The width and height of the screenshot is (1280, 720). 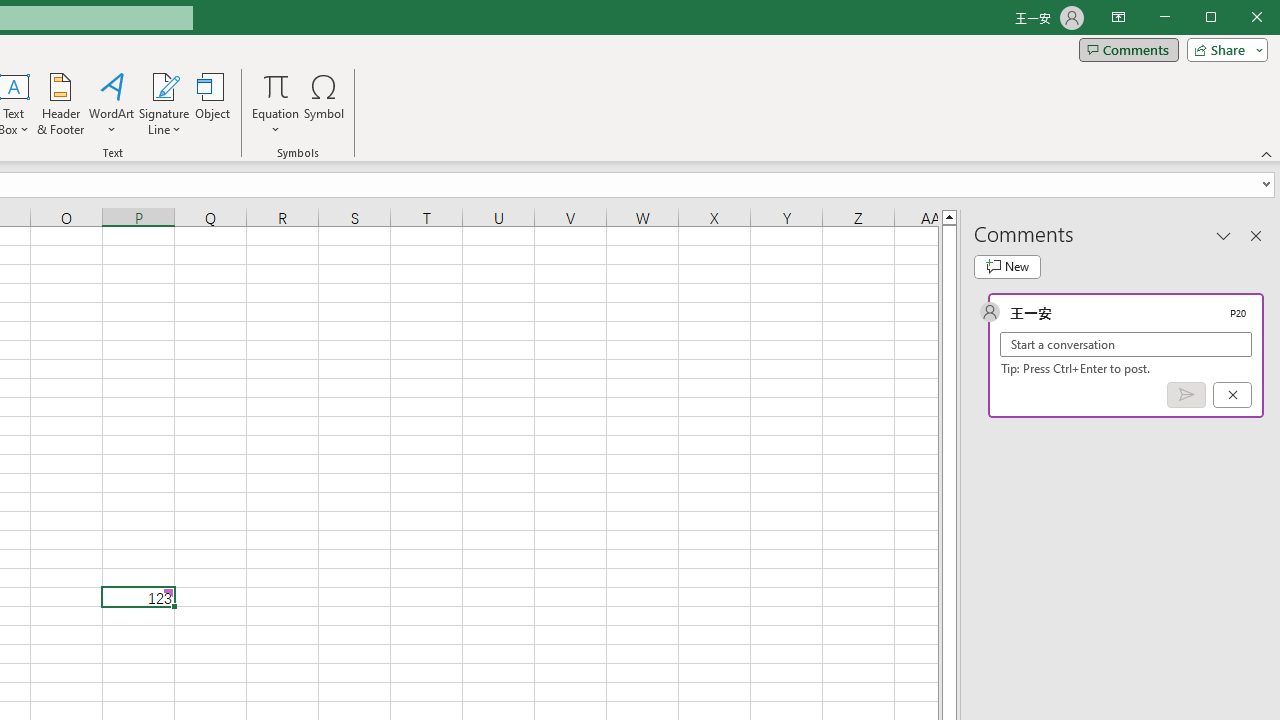 What do you see at coordinates (1266, 153) in the screenshot?
I see `'Collapse the Ribbon'` at bounding box center [1266, 153].